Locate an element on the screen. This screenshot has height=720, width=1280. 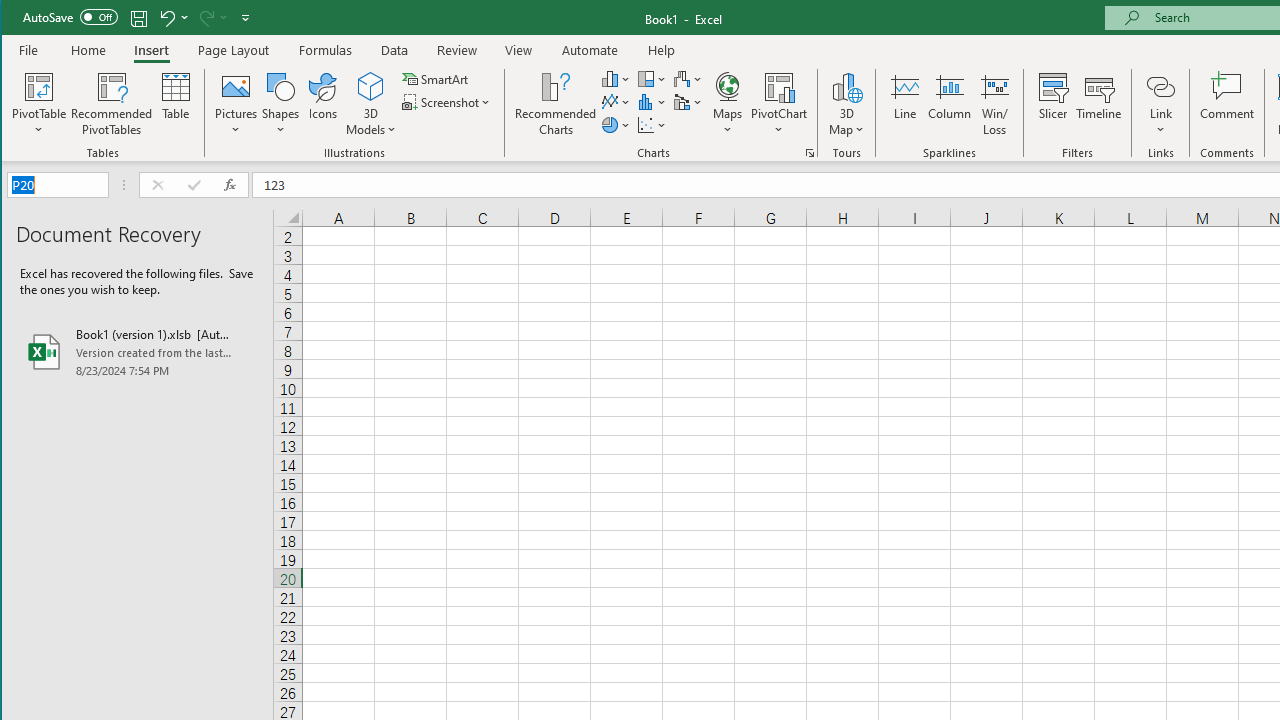
'Maps' is located at coordinates (726, 104).